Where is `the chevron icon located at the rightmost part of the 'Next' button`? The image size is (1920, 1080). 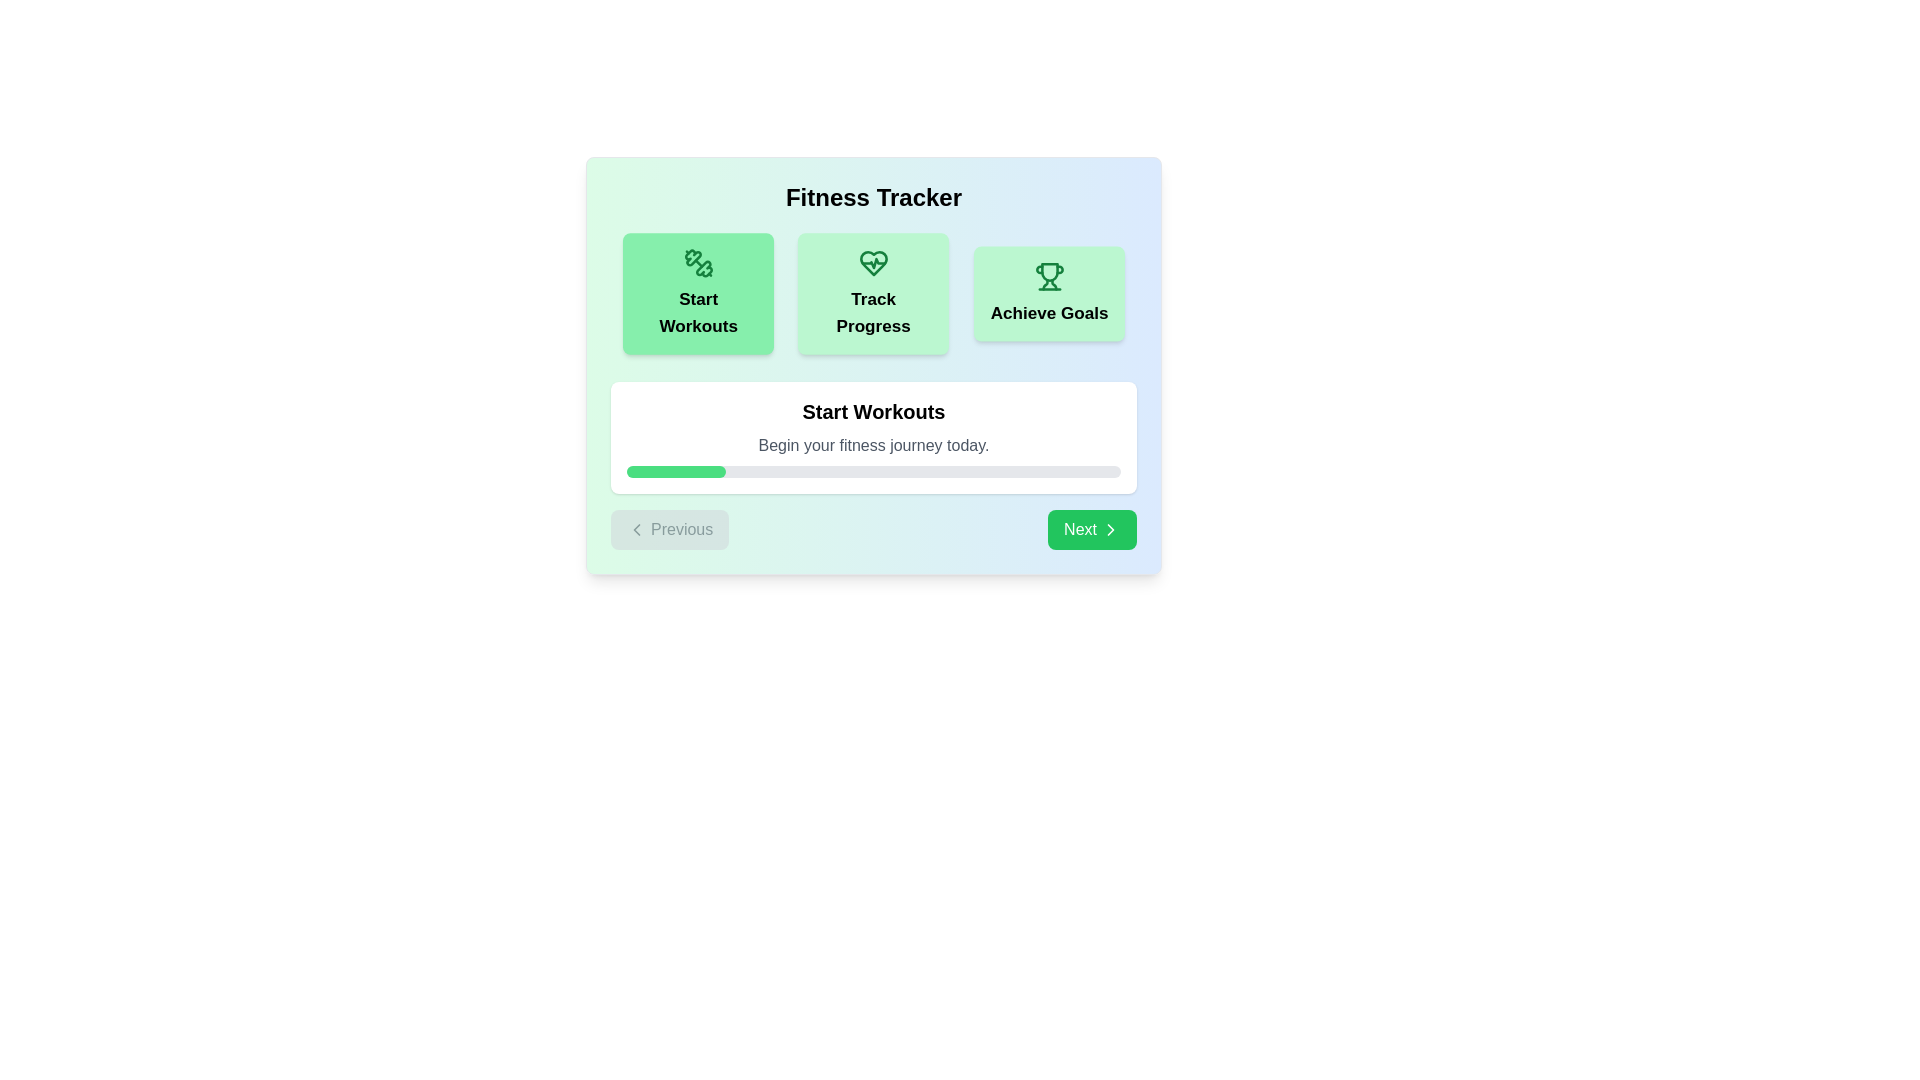 the chevron icon located at the rightmost part of the 'Next' button is located at coordinates (1109, 528).